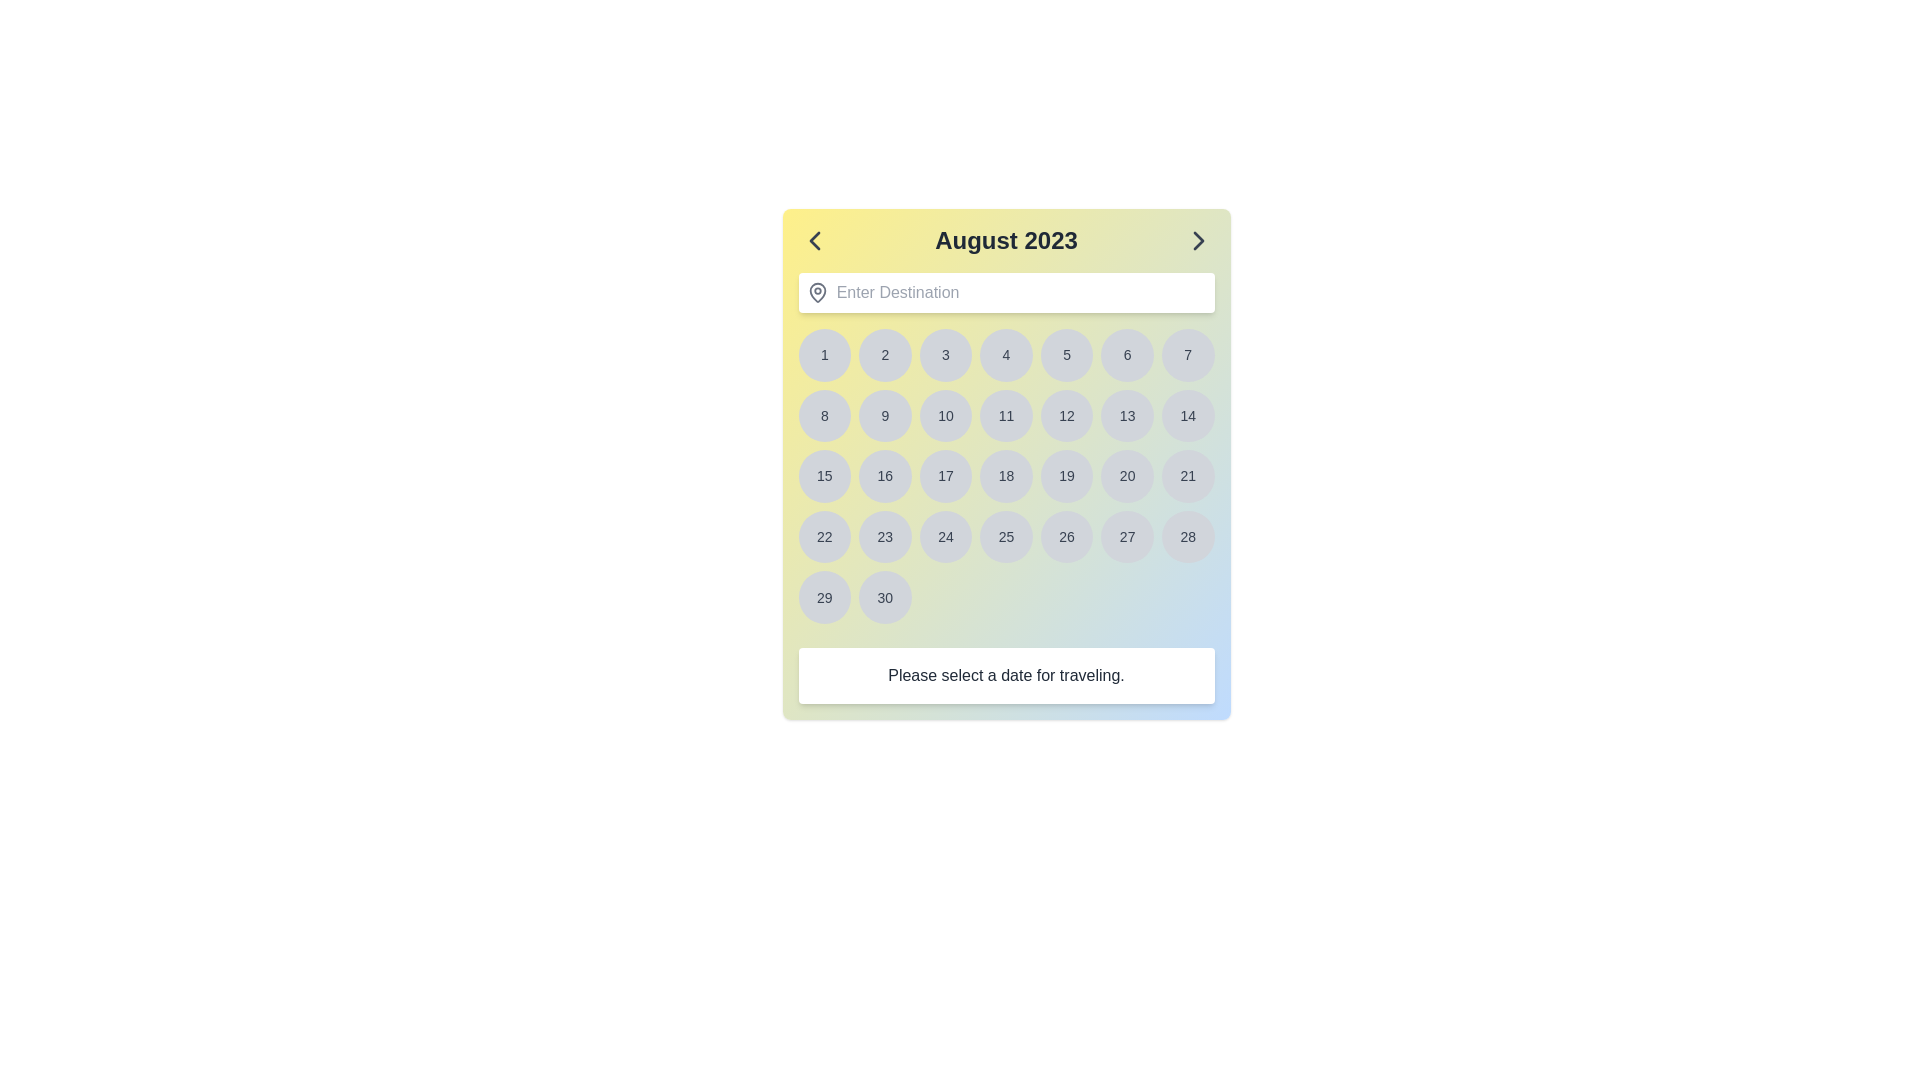 The height and width of the screenshot is (1080, 1920). I want to click on the chevron icon located at the far right of the header section titled 'August 2023', so click(1198, 239).